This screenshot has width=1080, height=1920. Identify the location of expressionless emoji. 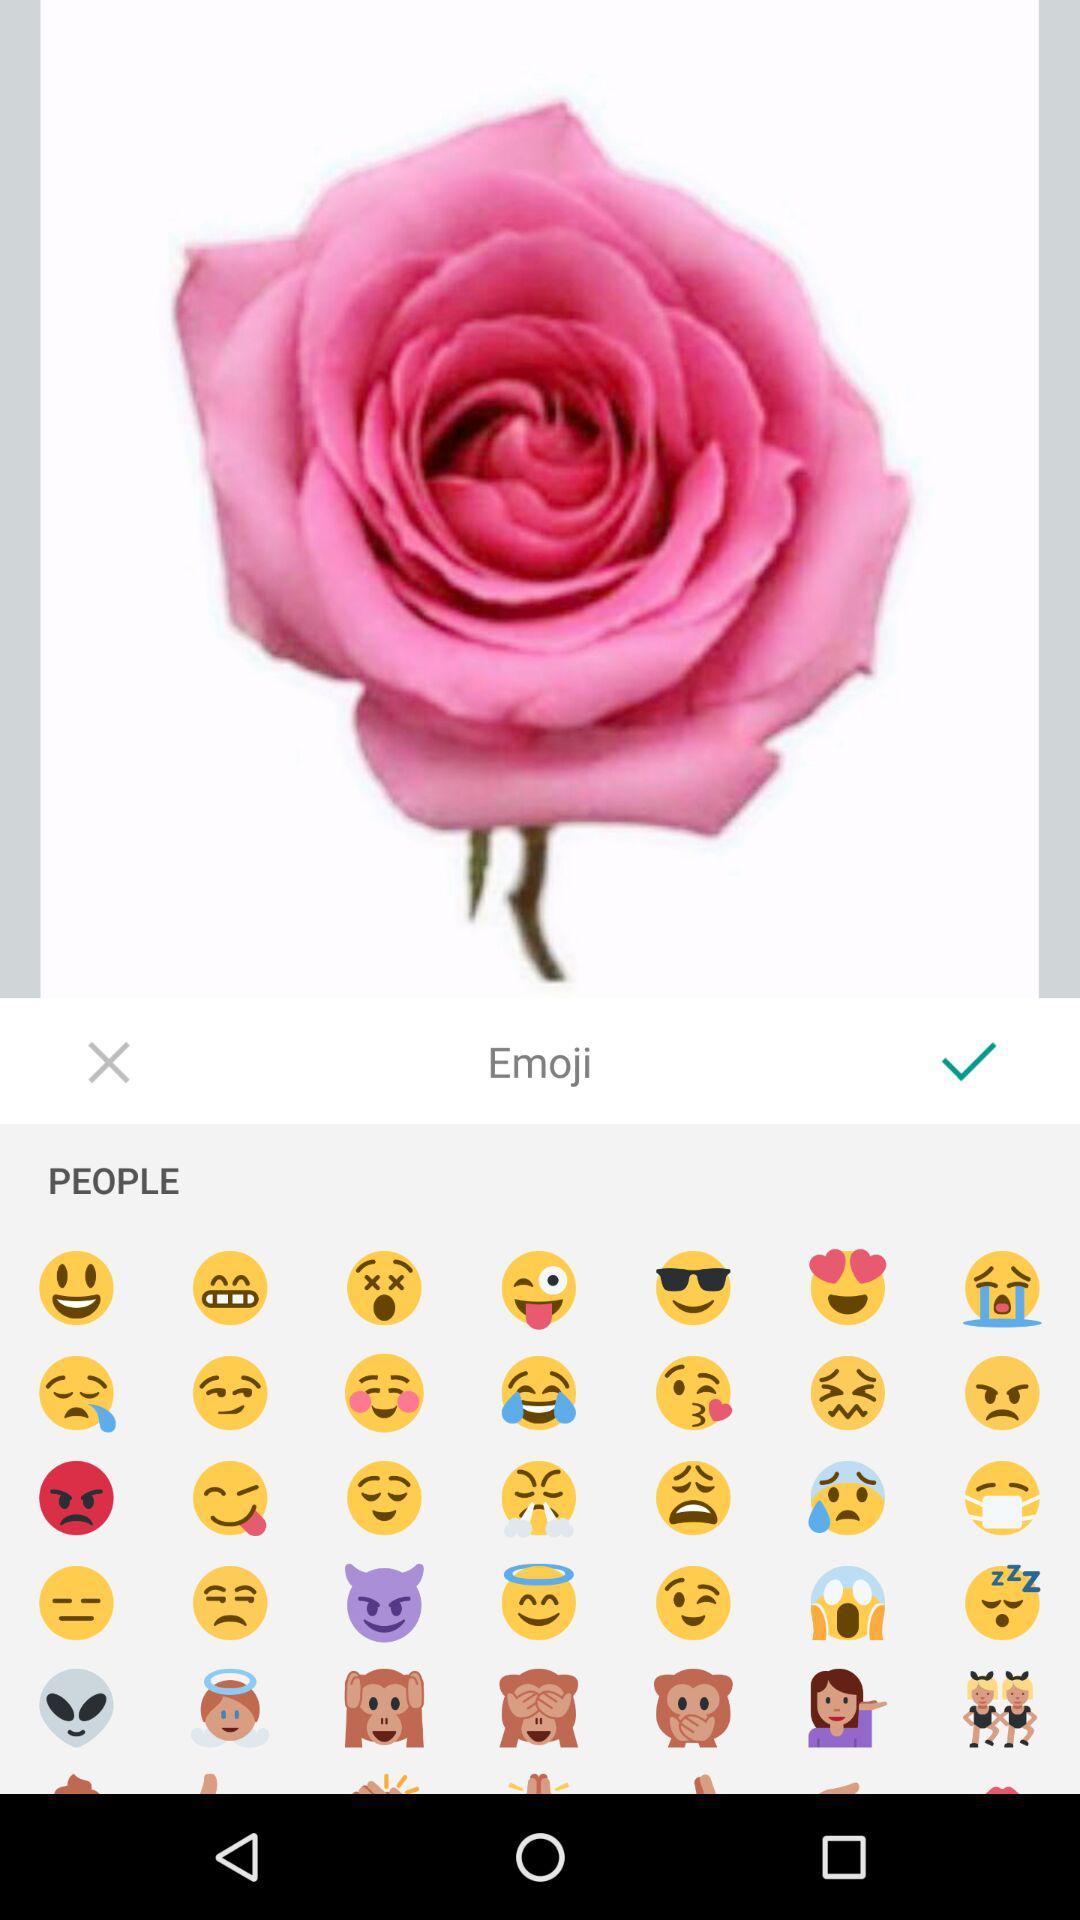
(75, 1603).